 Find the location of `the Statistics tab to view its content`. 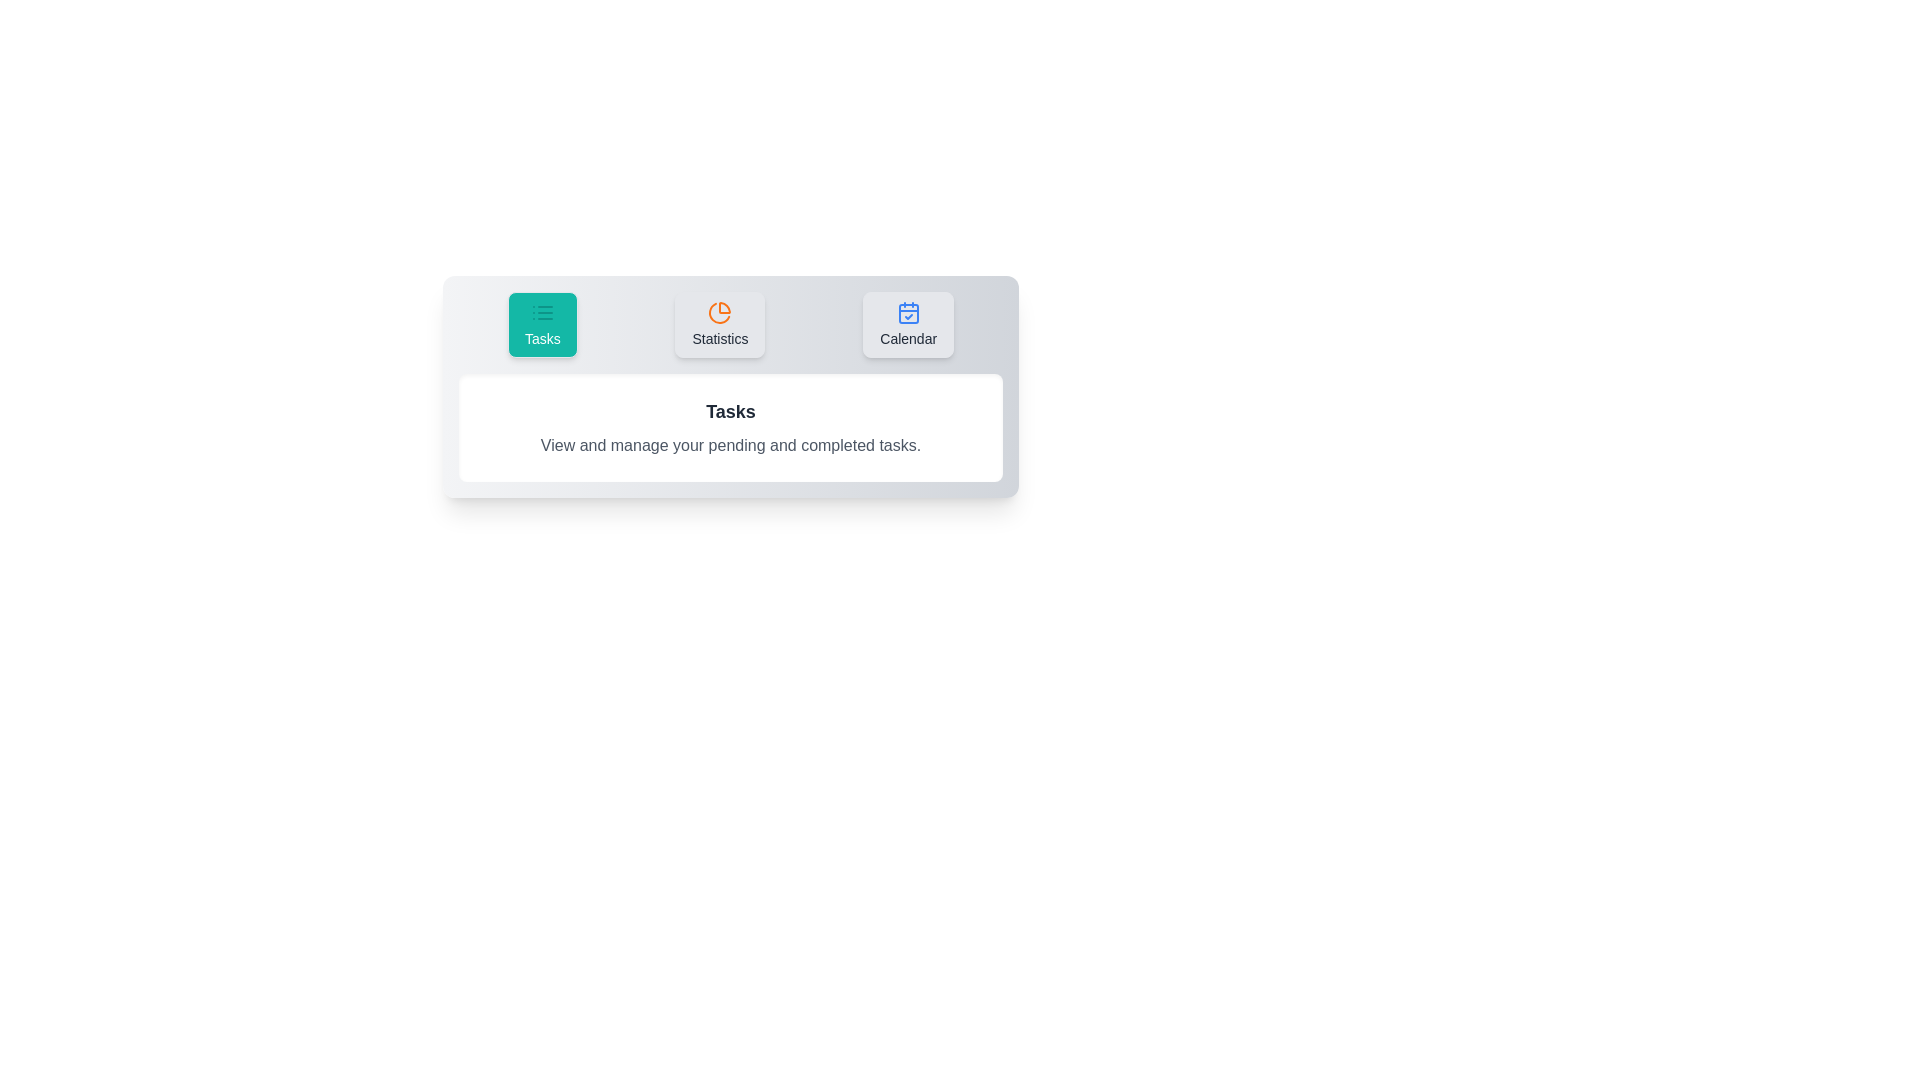

the Statistics tab to view its content is located at coordinates (720, 323).